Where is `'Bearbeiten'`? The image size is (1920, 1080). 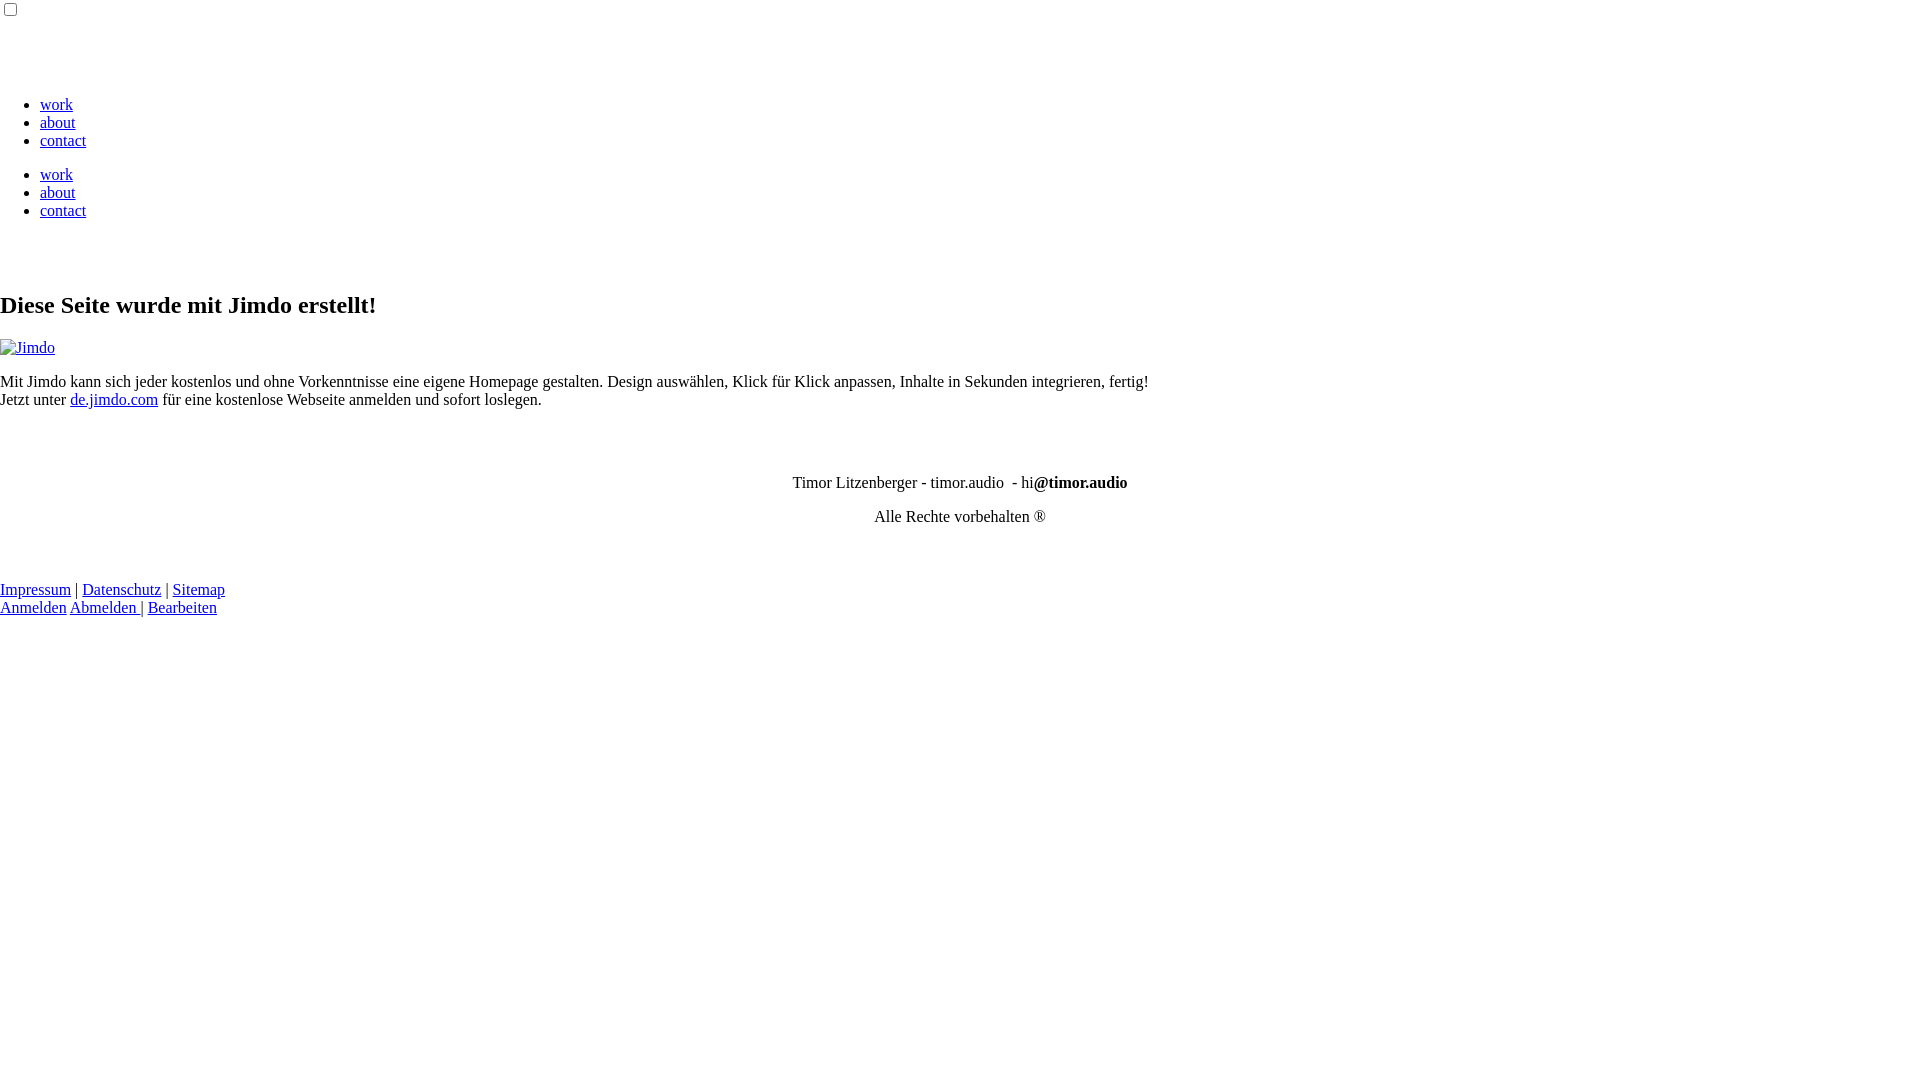
'Bearbeiten' is located at coordinates (182, 606).